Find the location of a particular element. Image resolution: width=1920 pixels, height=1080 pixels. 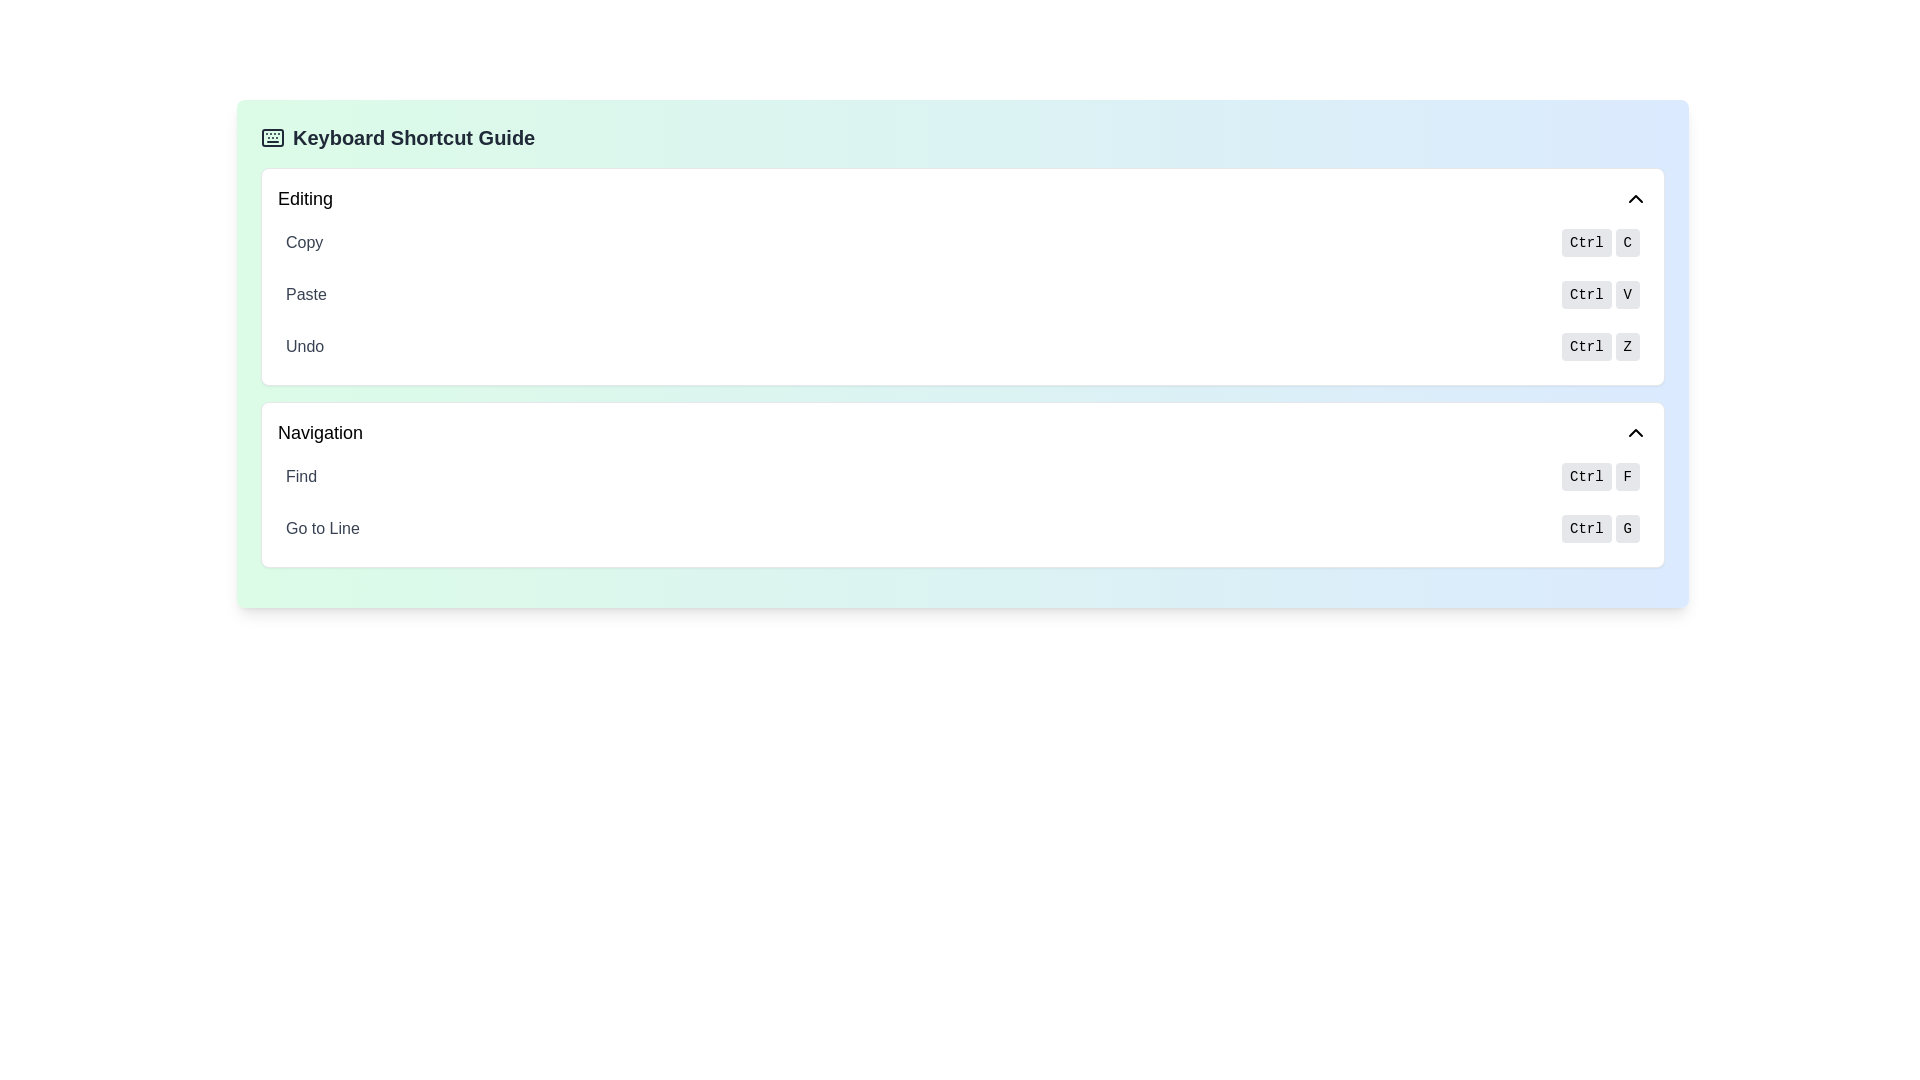

the rectangular outline within the SVG graphic of the keyboard icon, located at the left end of the header titled 'Keyboard Shortcut Guide' is located at coordinates (272, 137).